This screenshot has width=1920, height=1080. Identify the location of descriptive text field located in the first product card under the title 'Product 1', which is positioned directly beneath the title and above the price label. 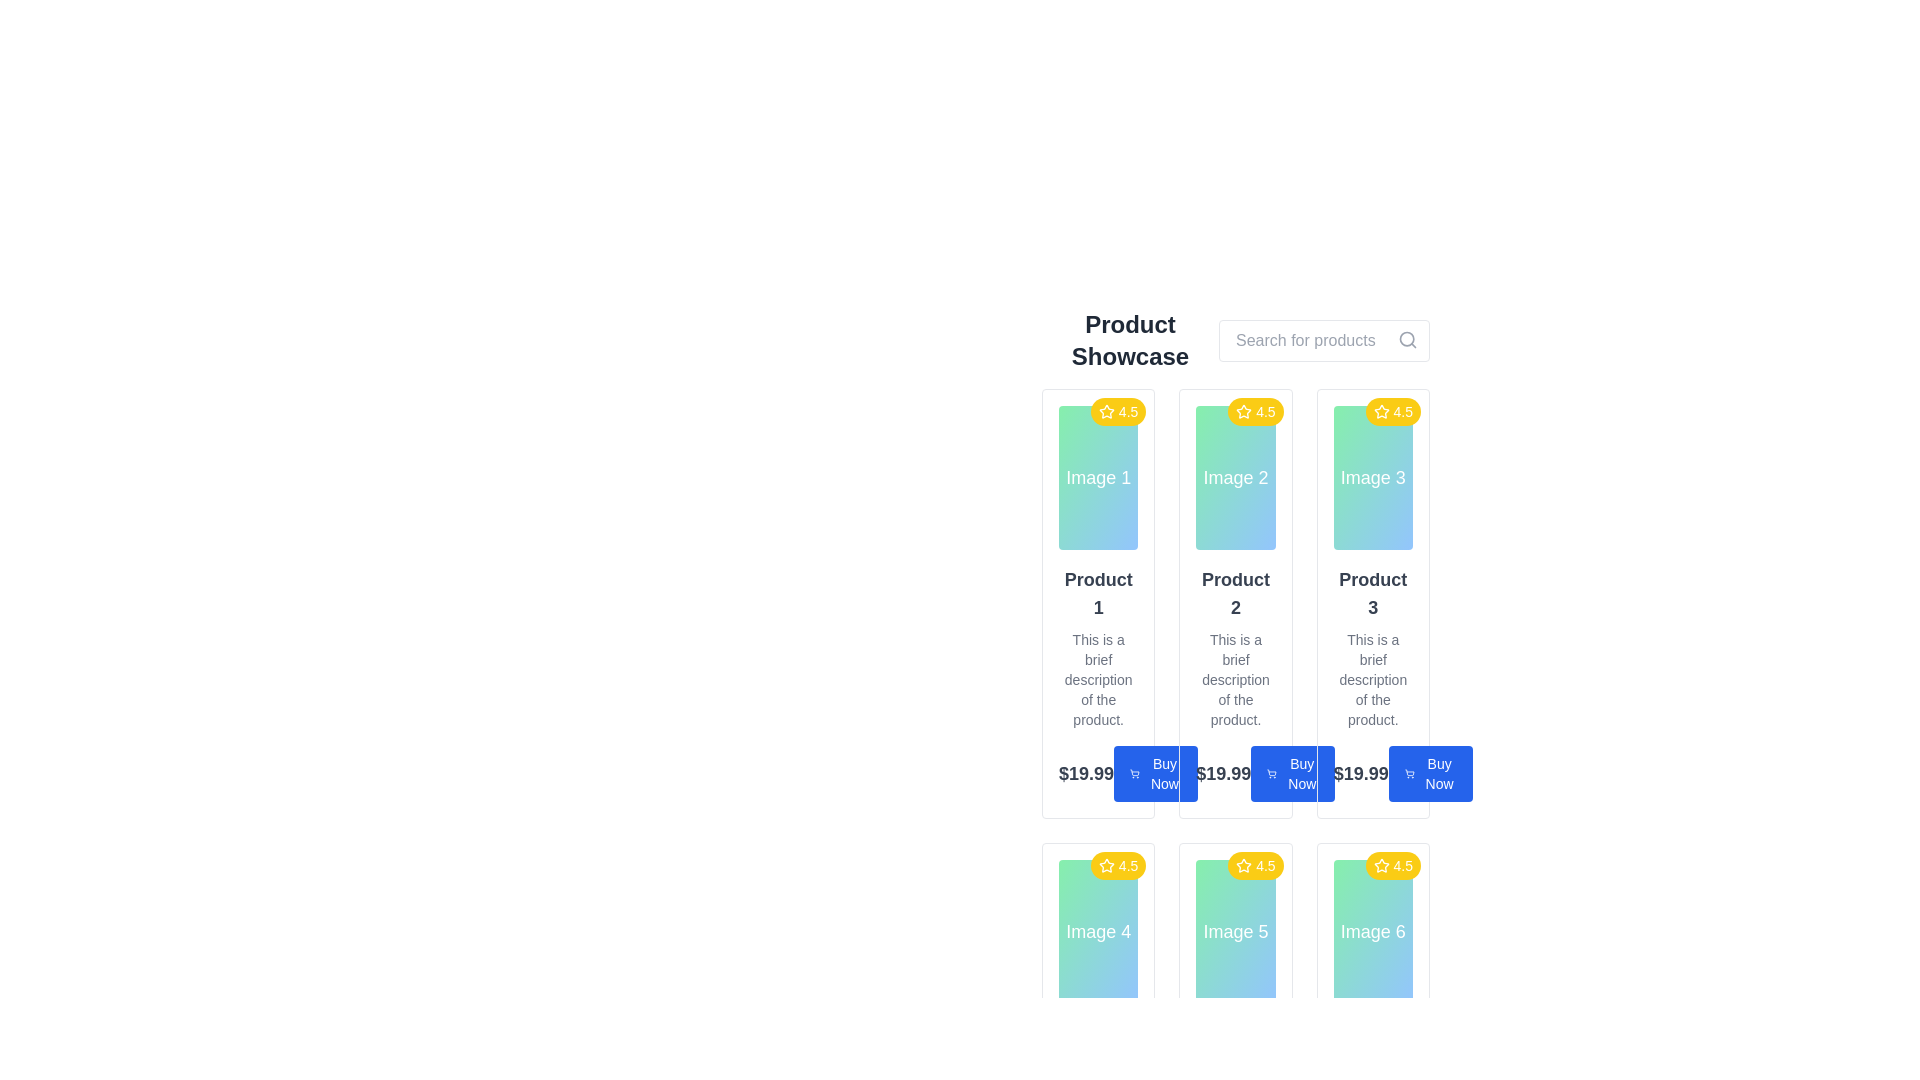
(1097, 678).